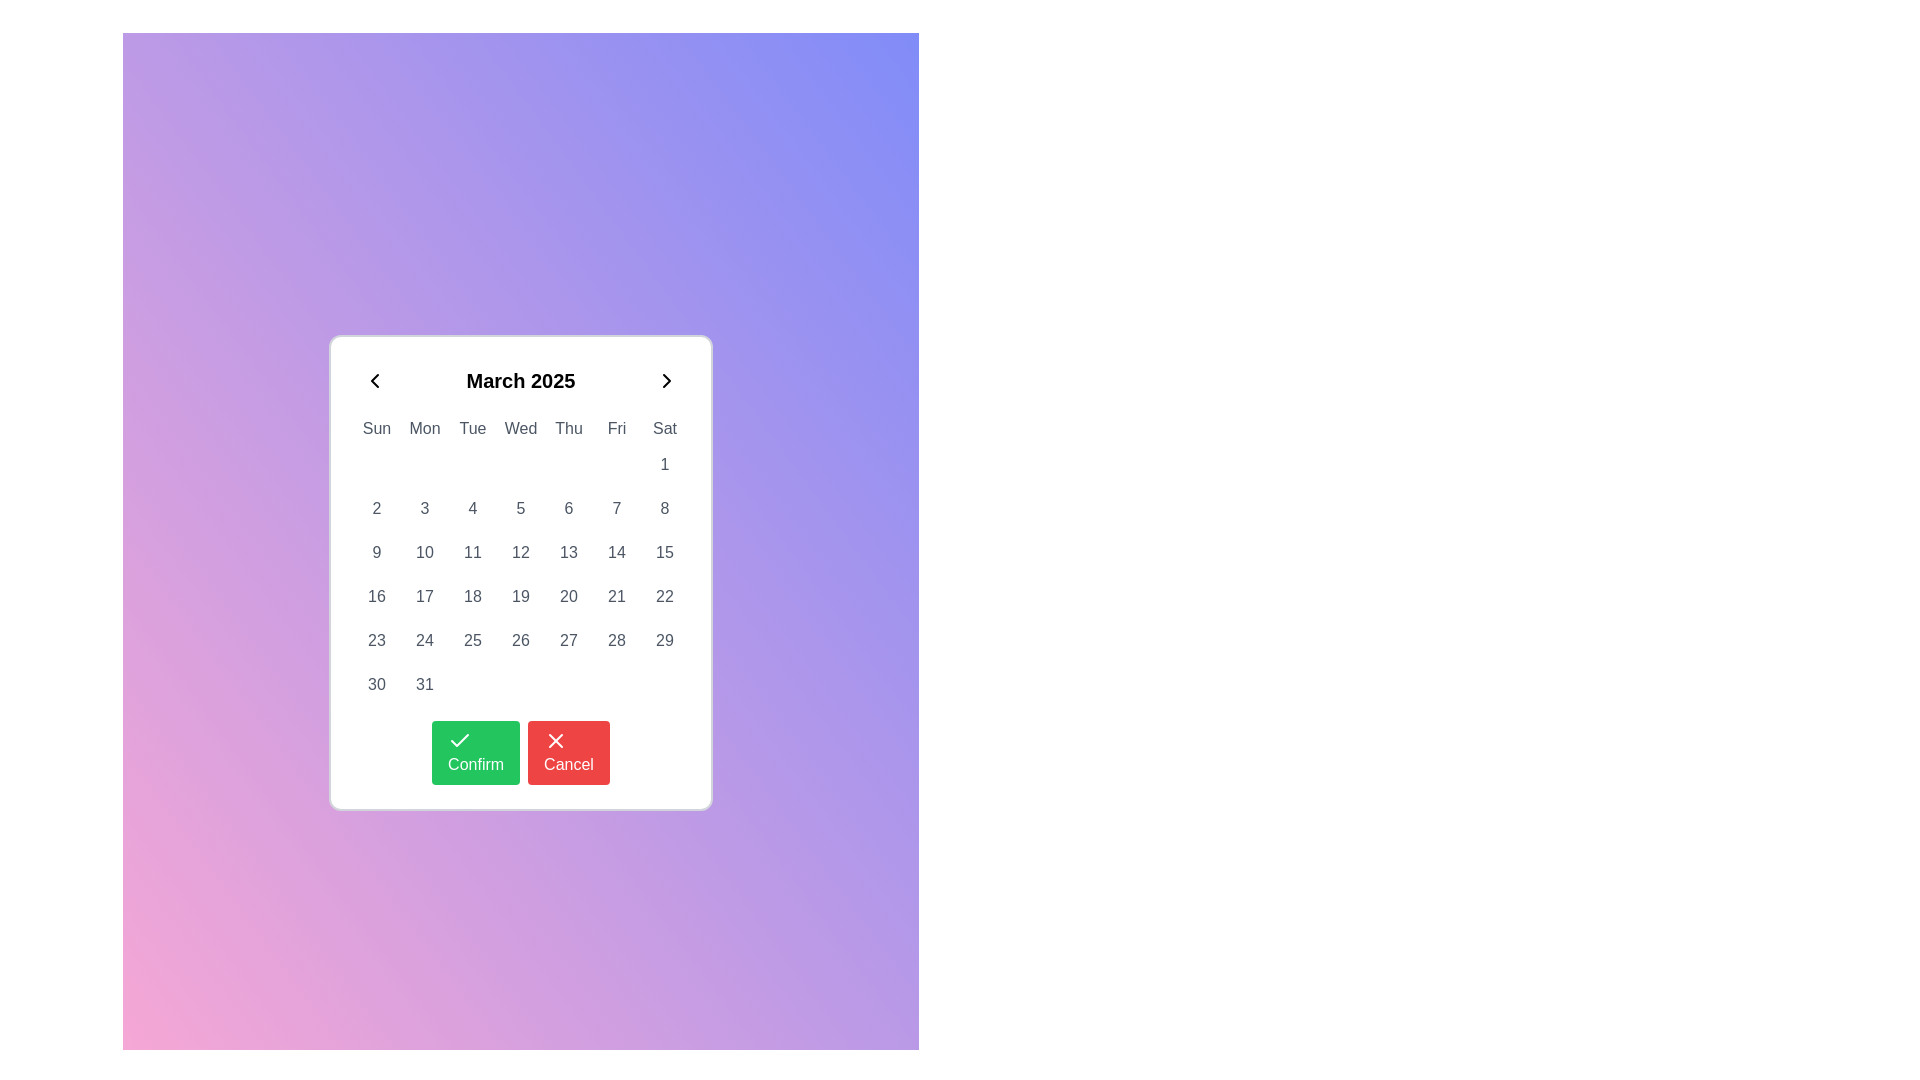 The width and height of the screenshot is (1920, 1080). What do you see at coordinates (568, 552) in the screenshot?
I see `the interactive calendar date block representing the 13th day of the month, located` at bounding box center [568, 552].